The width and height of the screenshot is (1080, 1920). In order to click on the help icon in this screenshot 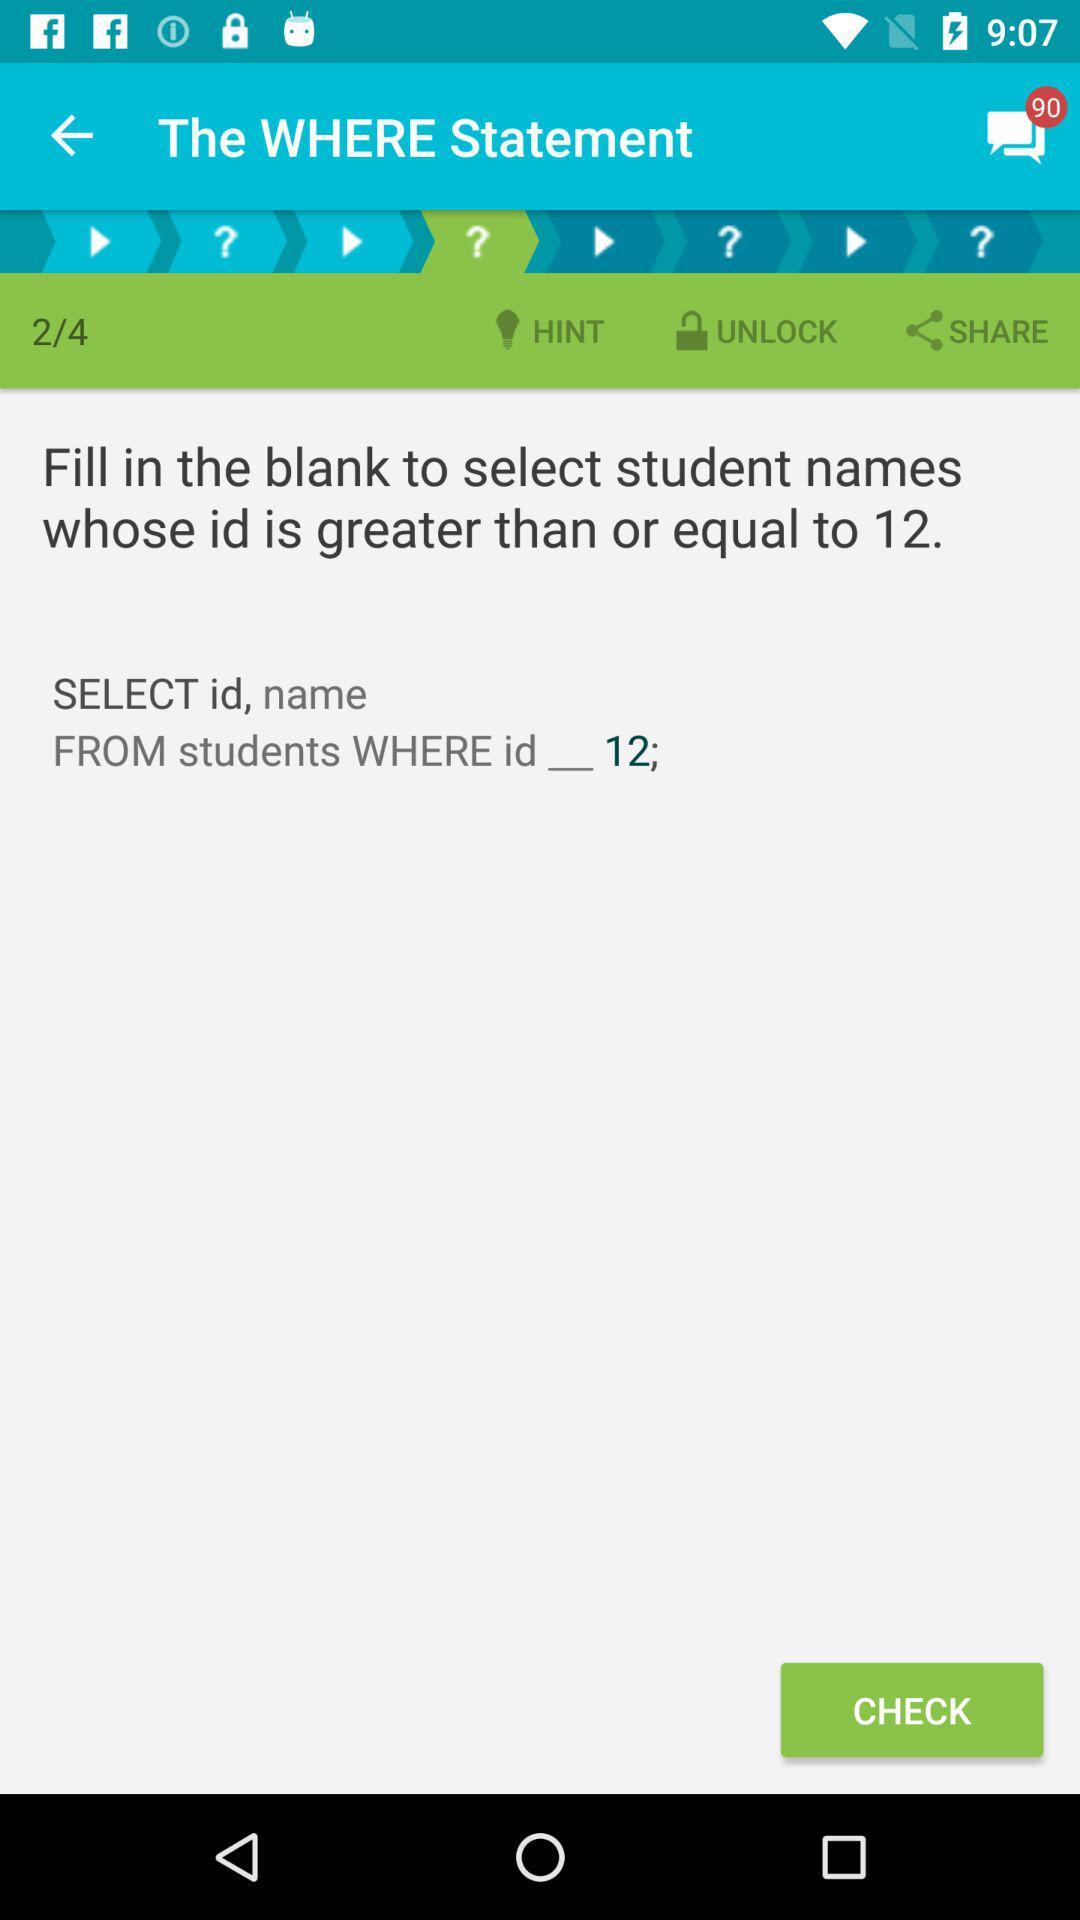, I will do `click(477, 240)`.